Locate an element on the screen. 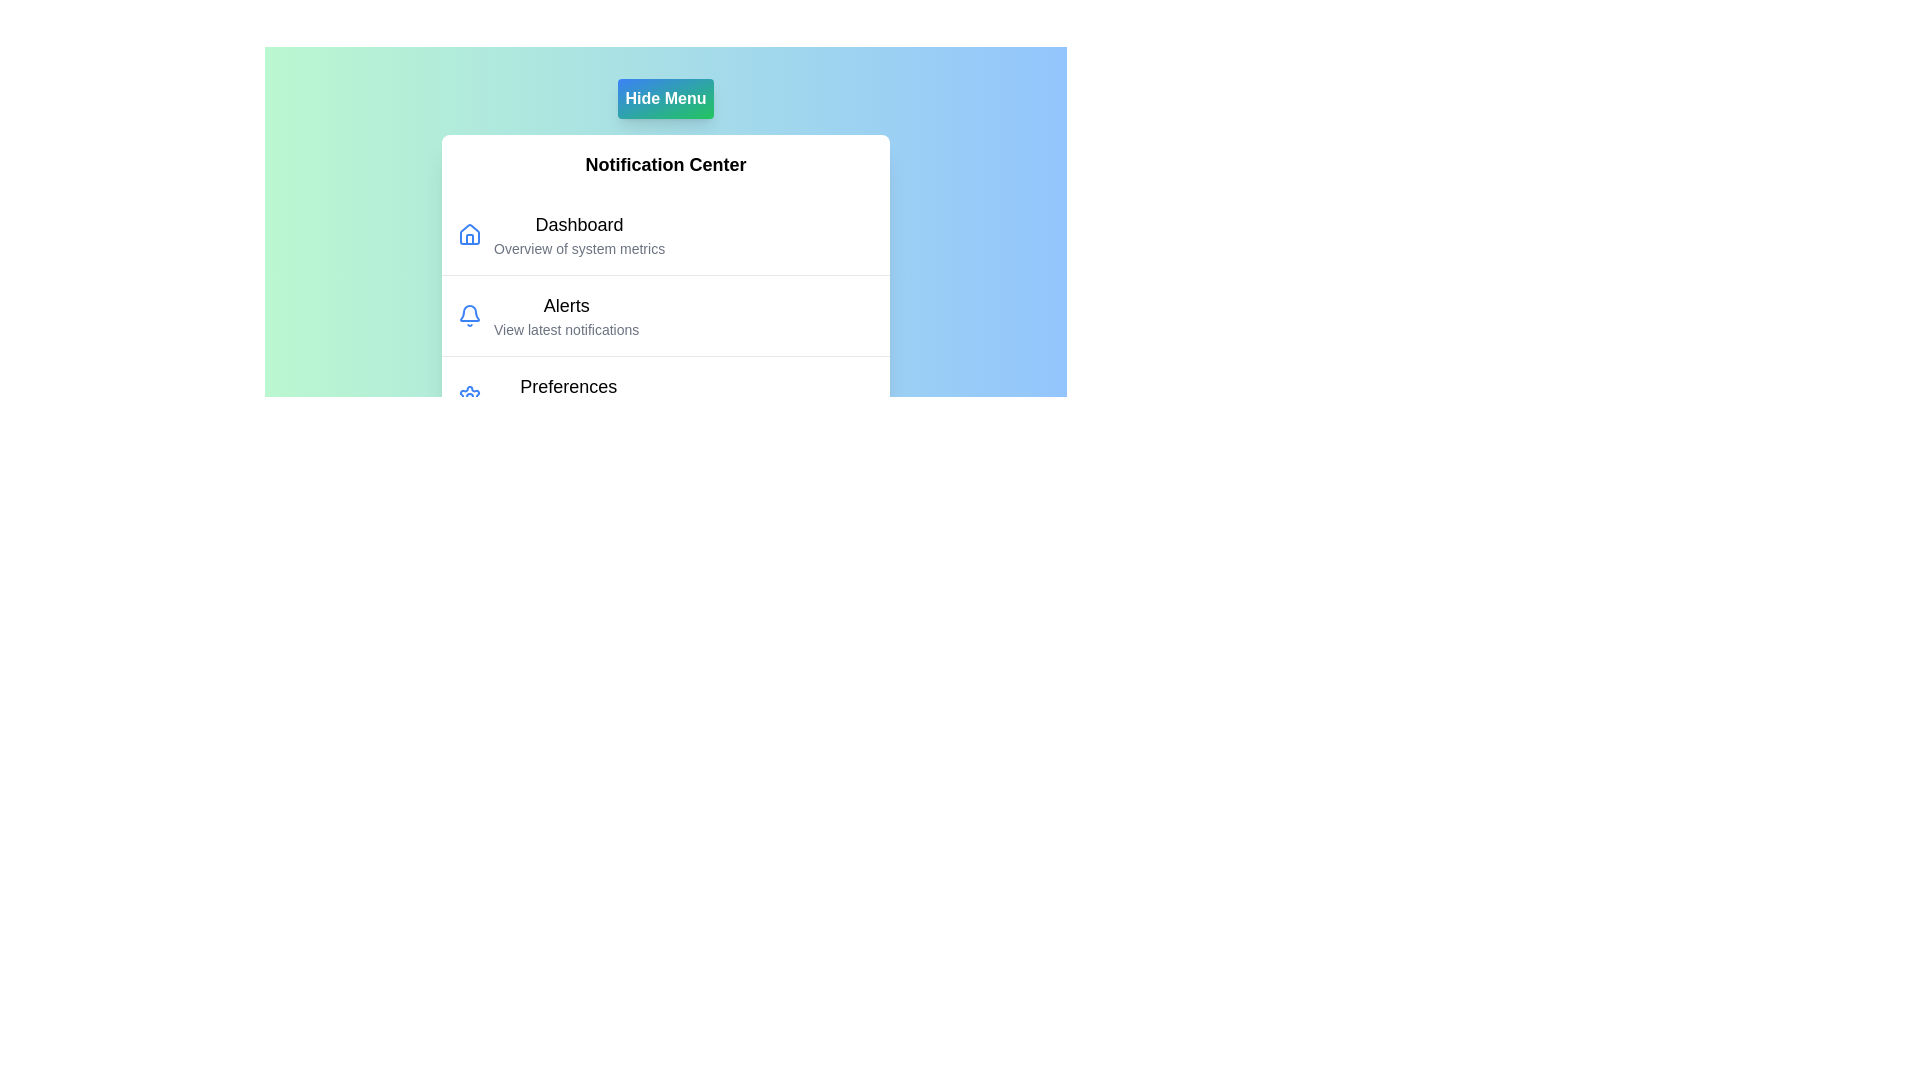 This screenshot has height=1080, width=1920. the menu item labeled Preferences to highlight it is located at coordinates (567, 397).